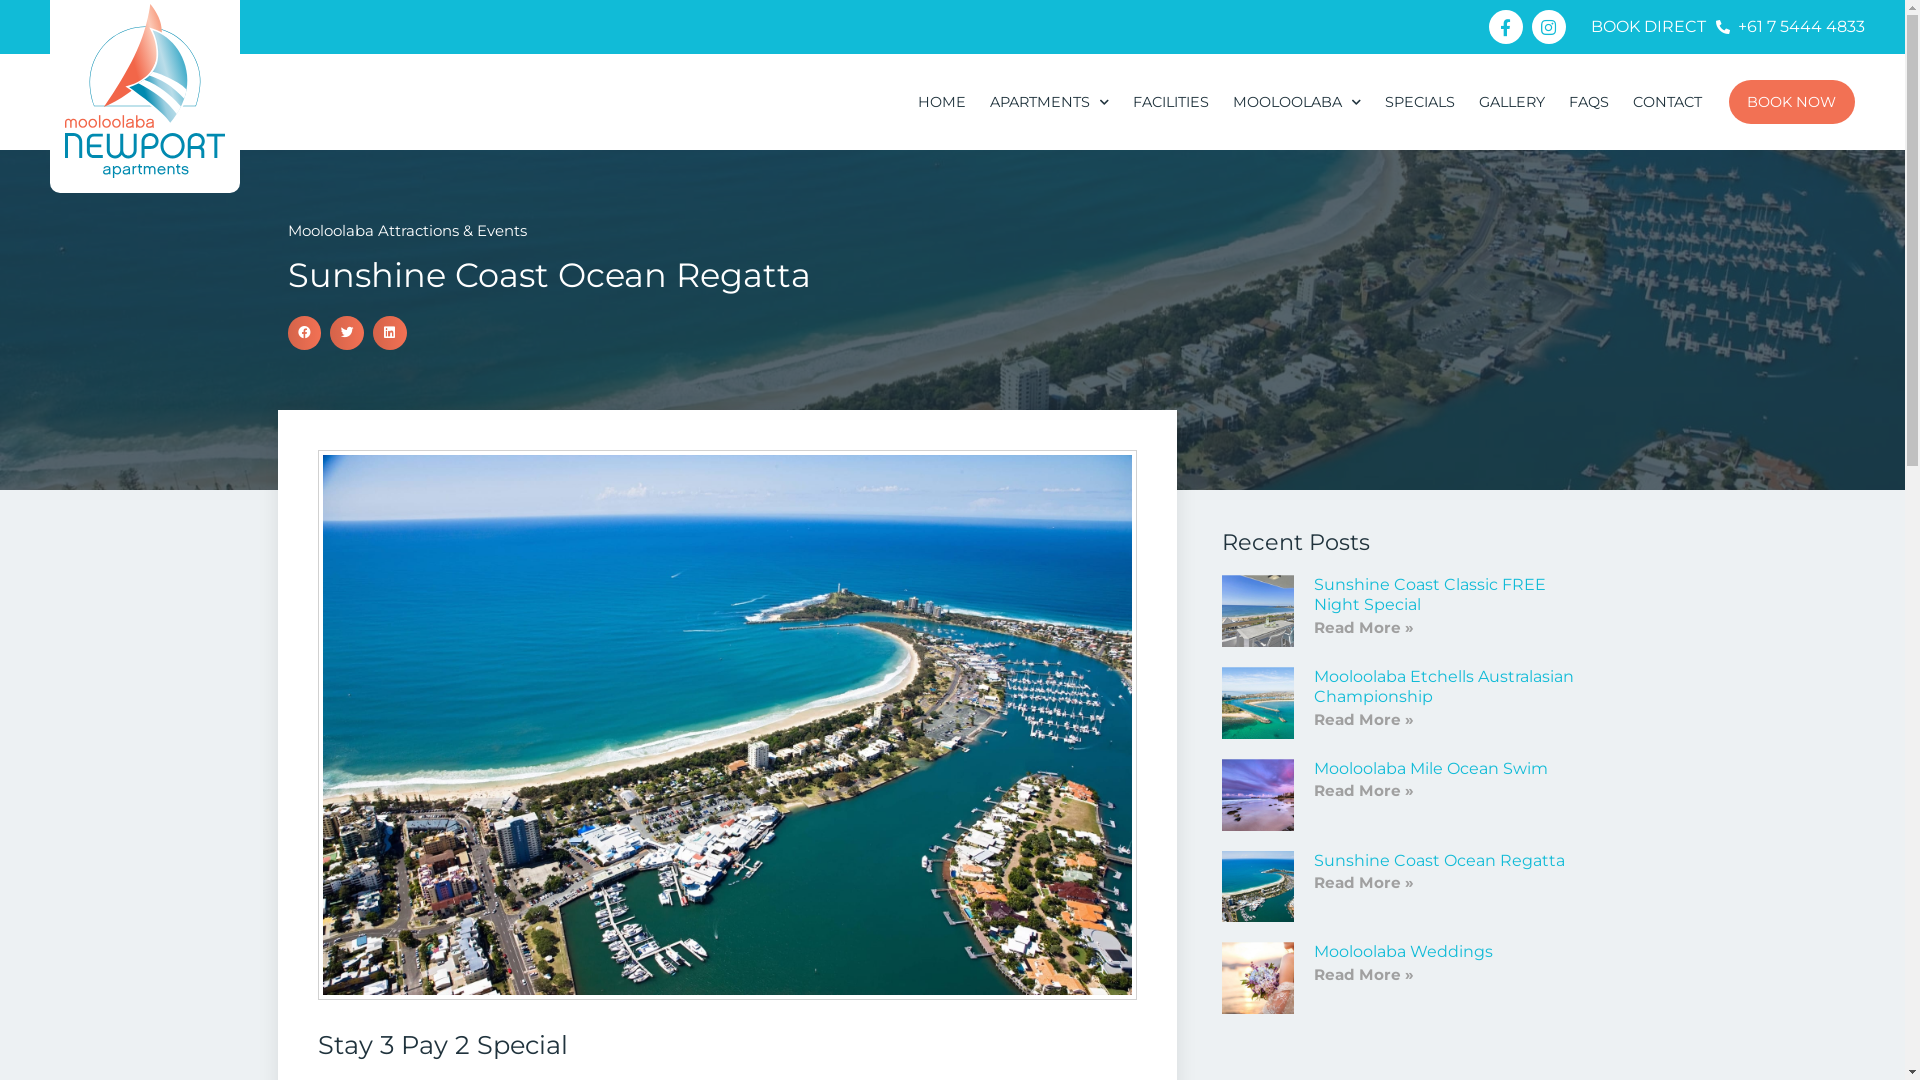 The image size is (1920, 1080). I want to click on 'Mooloolaba Etchells Australasian Championship', so click(1444, 685).